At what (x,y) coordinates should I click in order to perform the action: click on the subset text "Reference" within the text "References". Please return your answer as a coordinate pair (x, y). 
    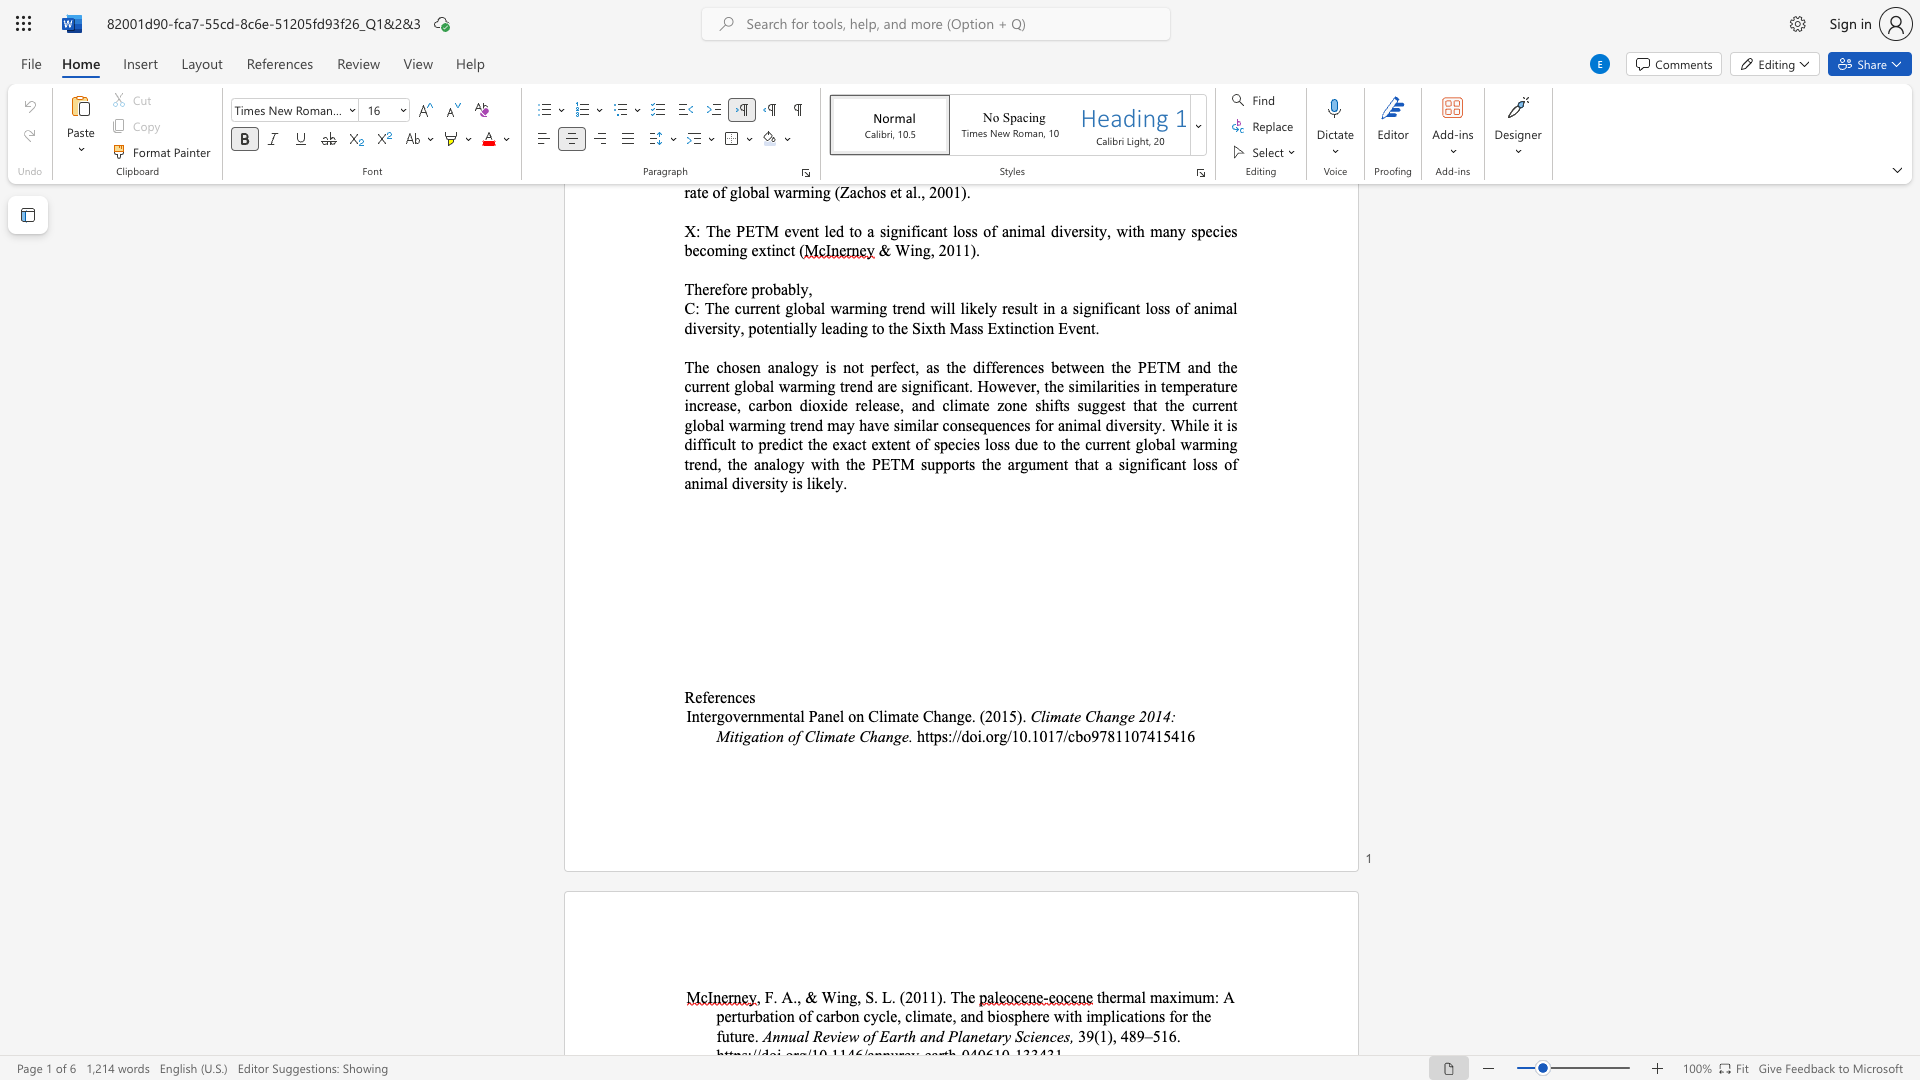
    Looking at the image, I should click on (684, 696).